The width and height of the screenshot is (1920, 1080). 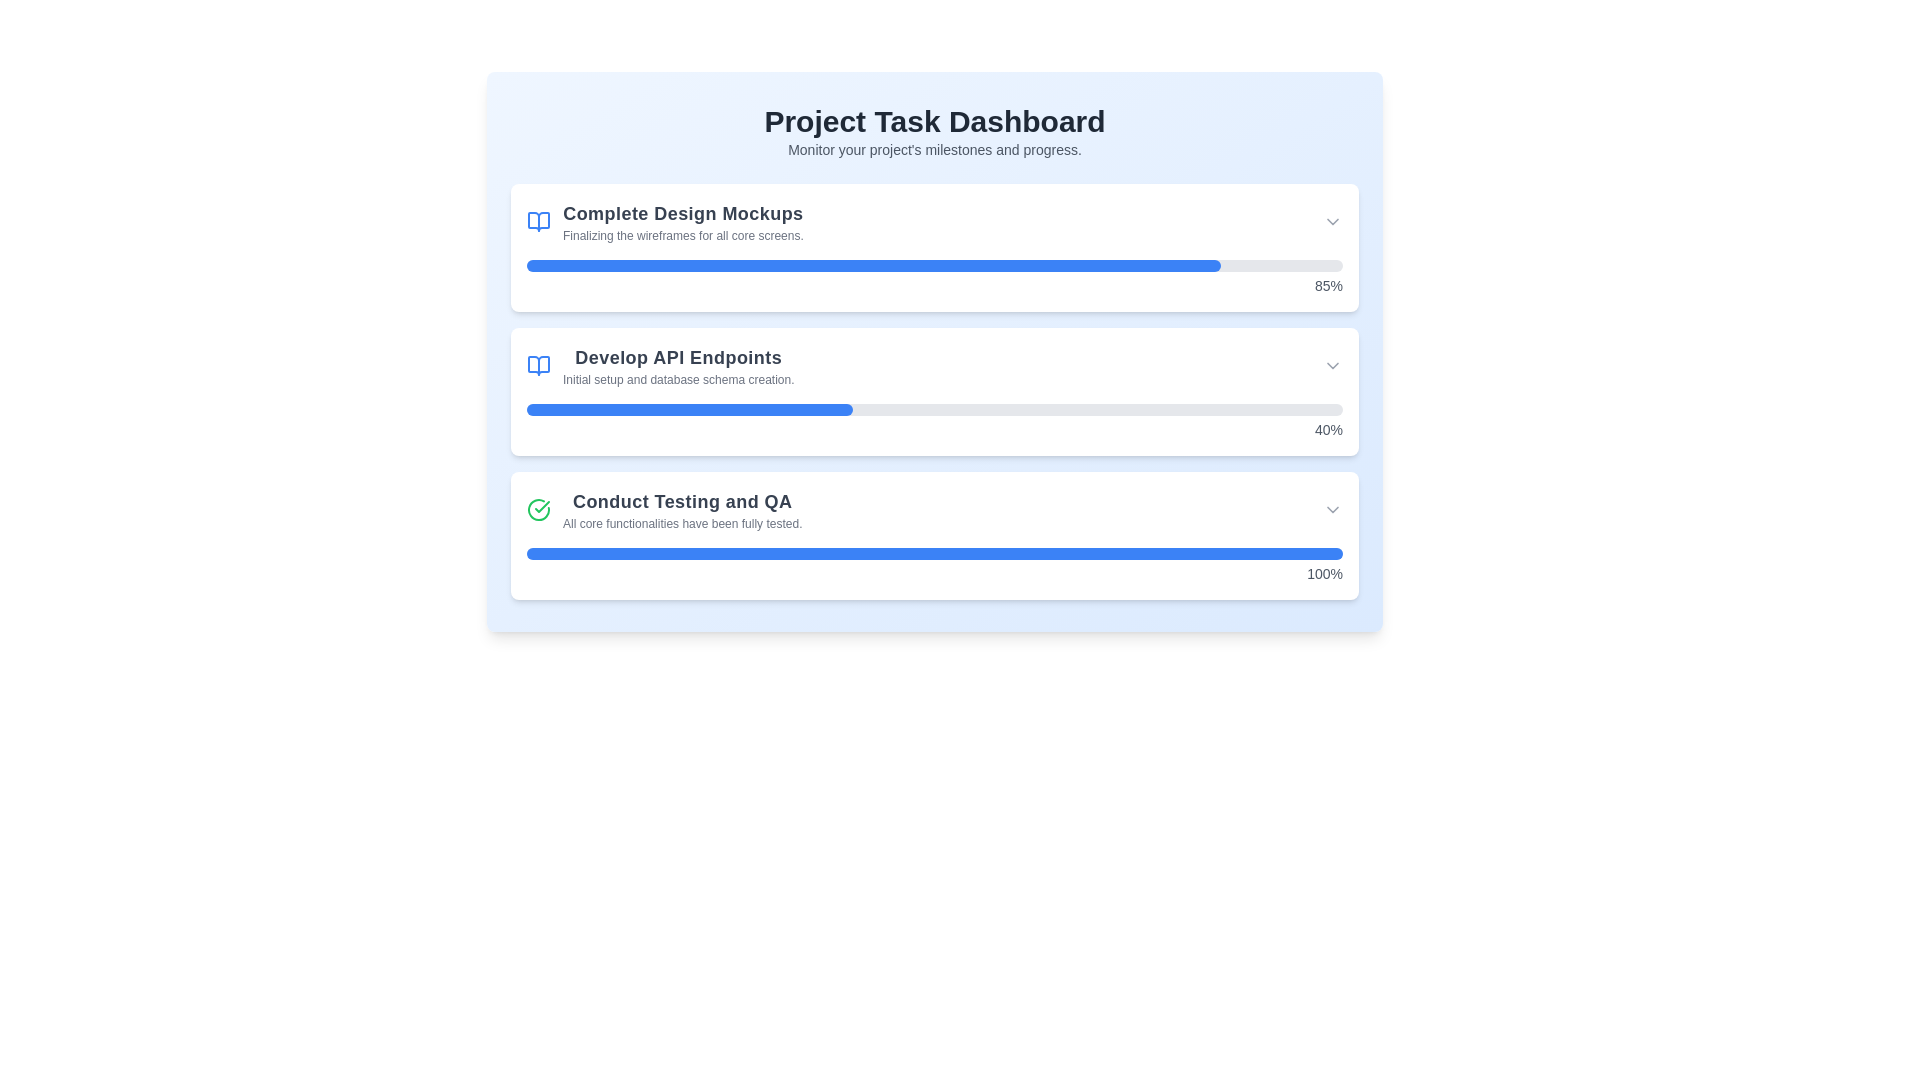 What do you see at coordinates (934, 420) in the screenshot?
I see `text displayed in the percentage indicator showing '40%' located at the right end of the progress bar in the 'Develop API Endpoints' task box` at bounding box center [934, 420].